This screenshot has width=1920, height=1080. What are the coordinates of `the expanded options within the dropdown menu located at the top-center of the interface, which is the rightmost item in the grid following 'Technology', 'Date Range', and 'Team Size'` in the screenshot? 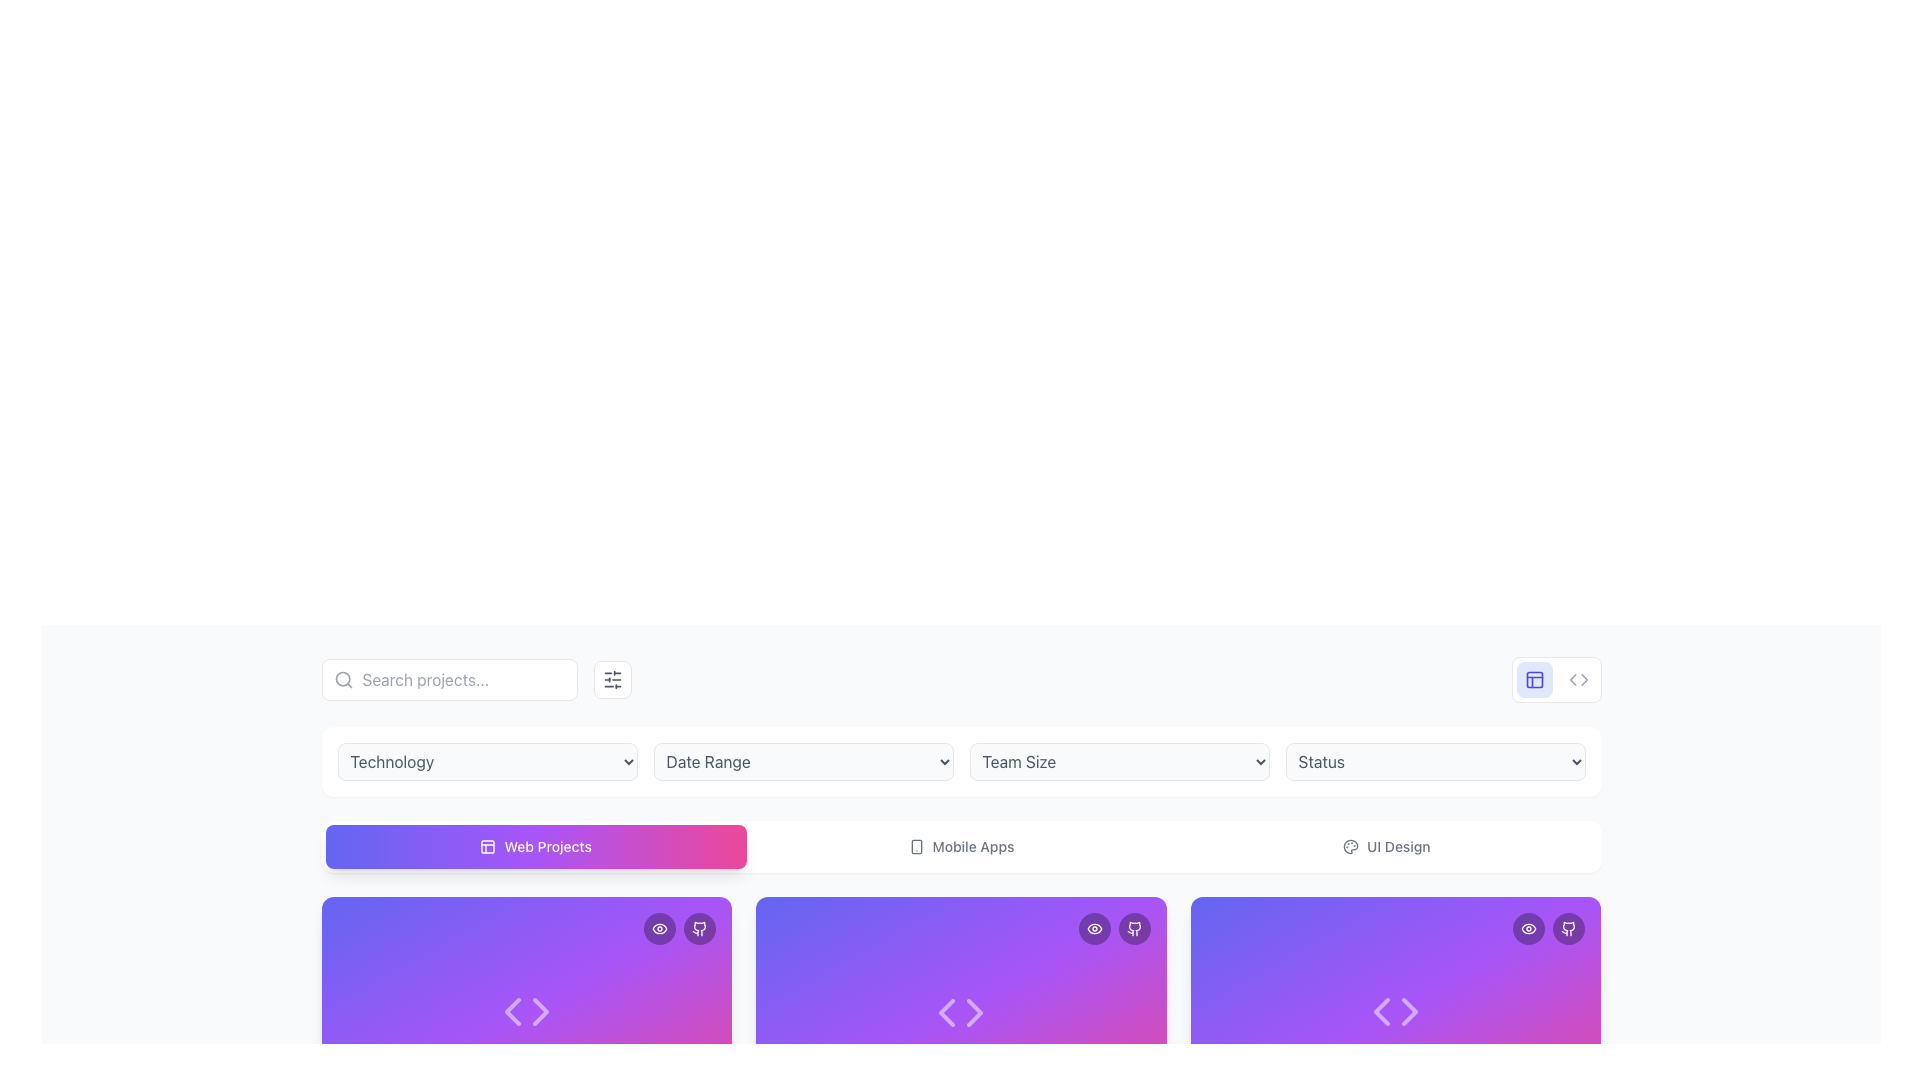 It's located at (1434, 762).